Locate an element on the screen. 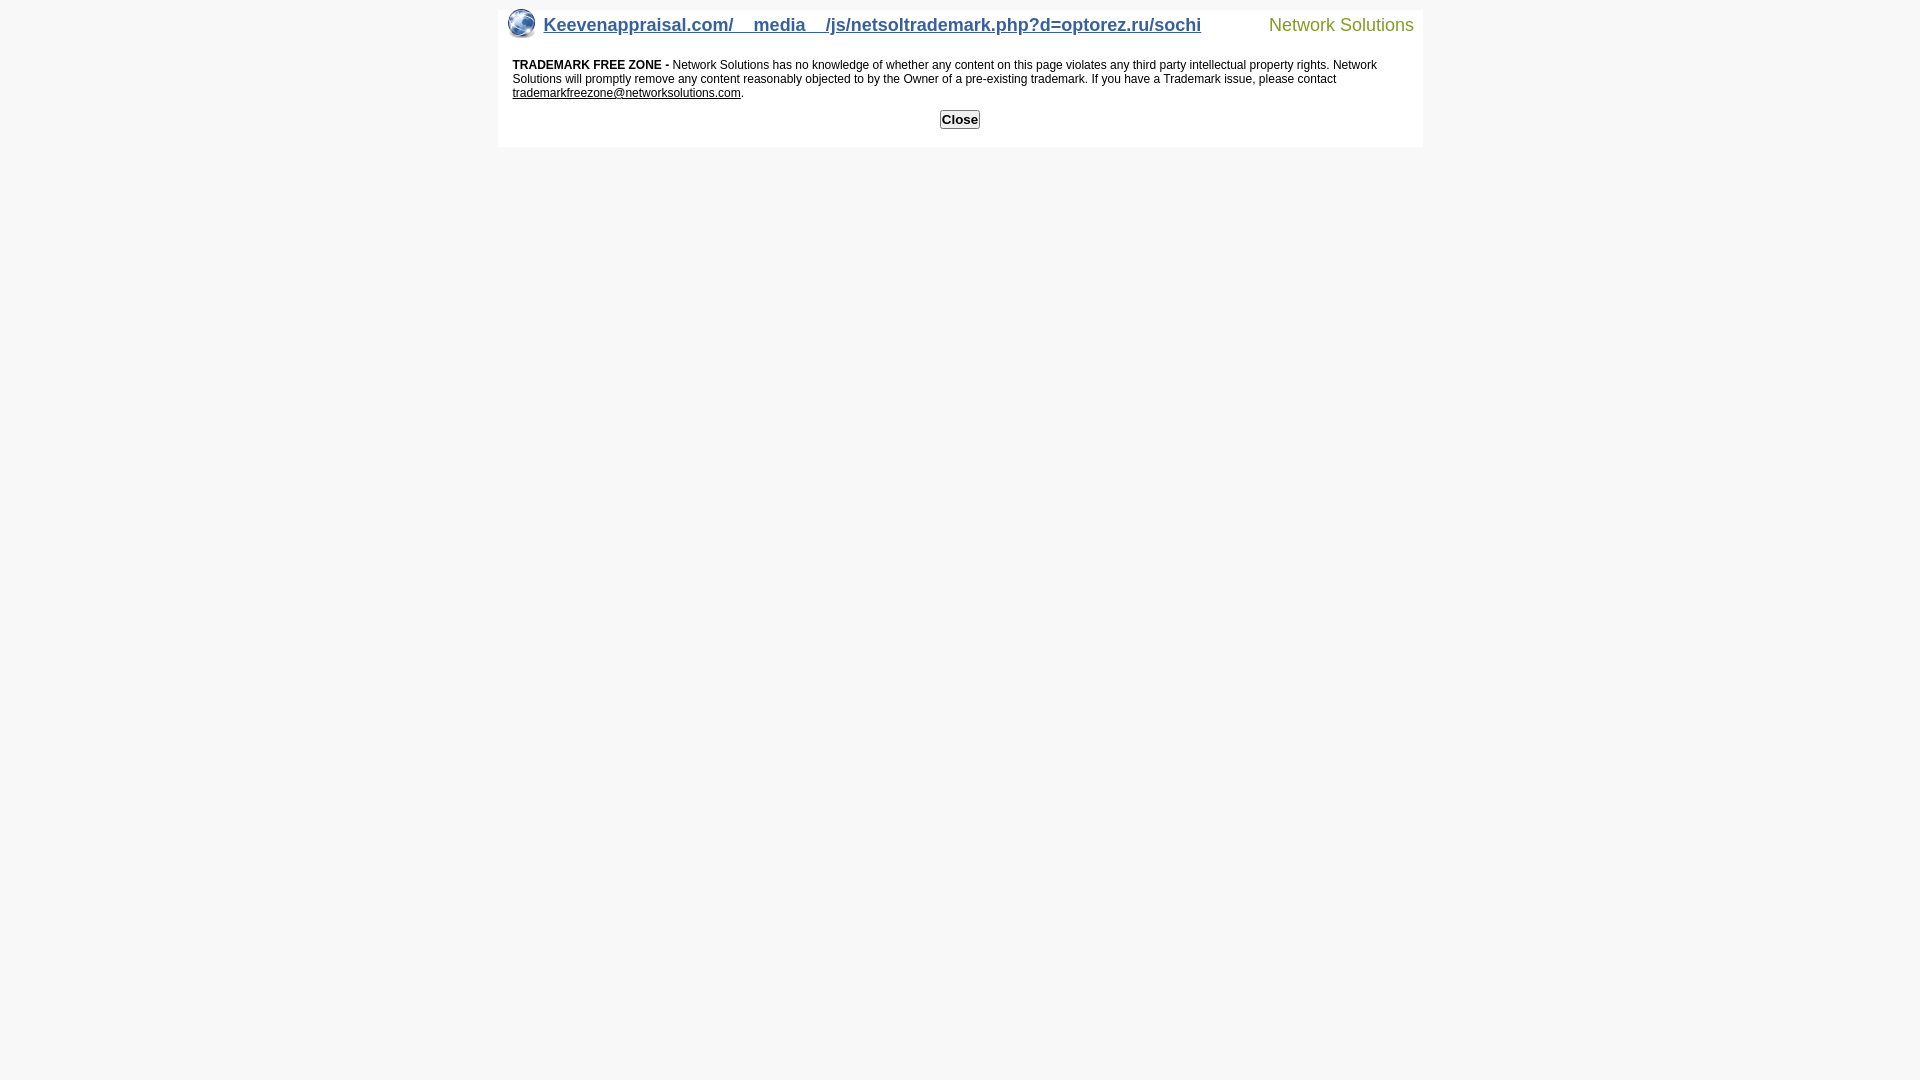  'Network Solutions' is located at coordinates (1329, 23).